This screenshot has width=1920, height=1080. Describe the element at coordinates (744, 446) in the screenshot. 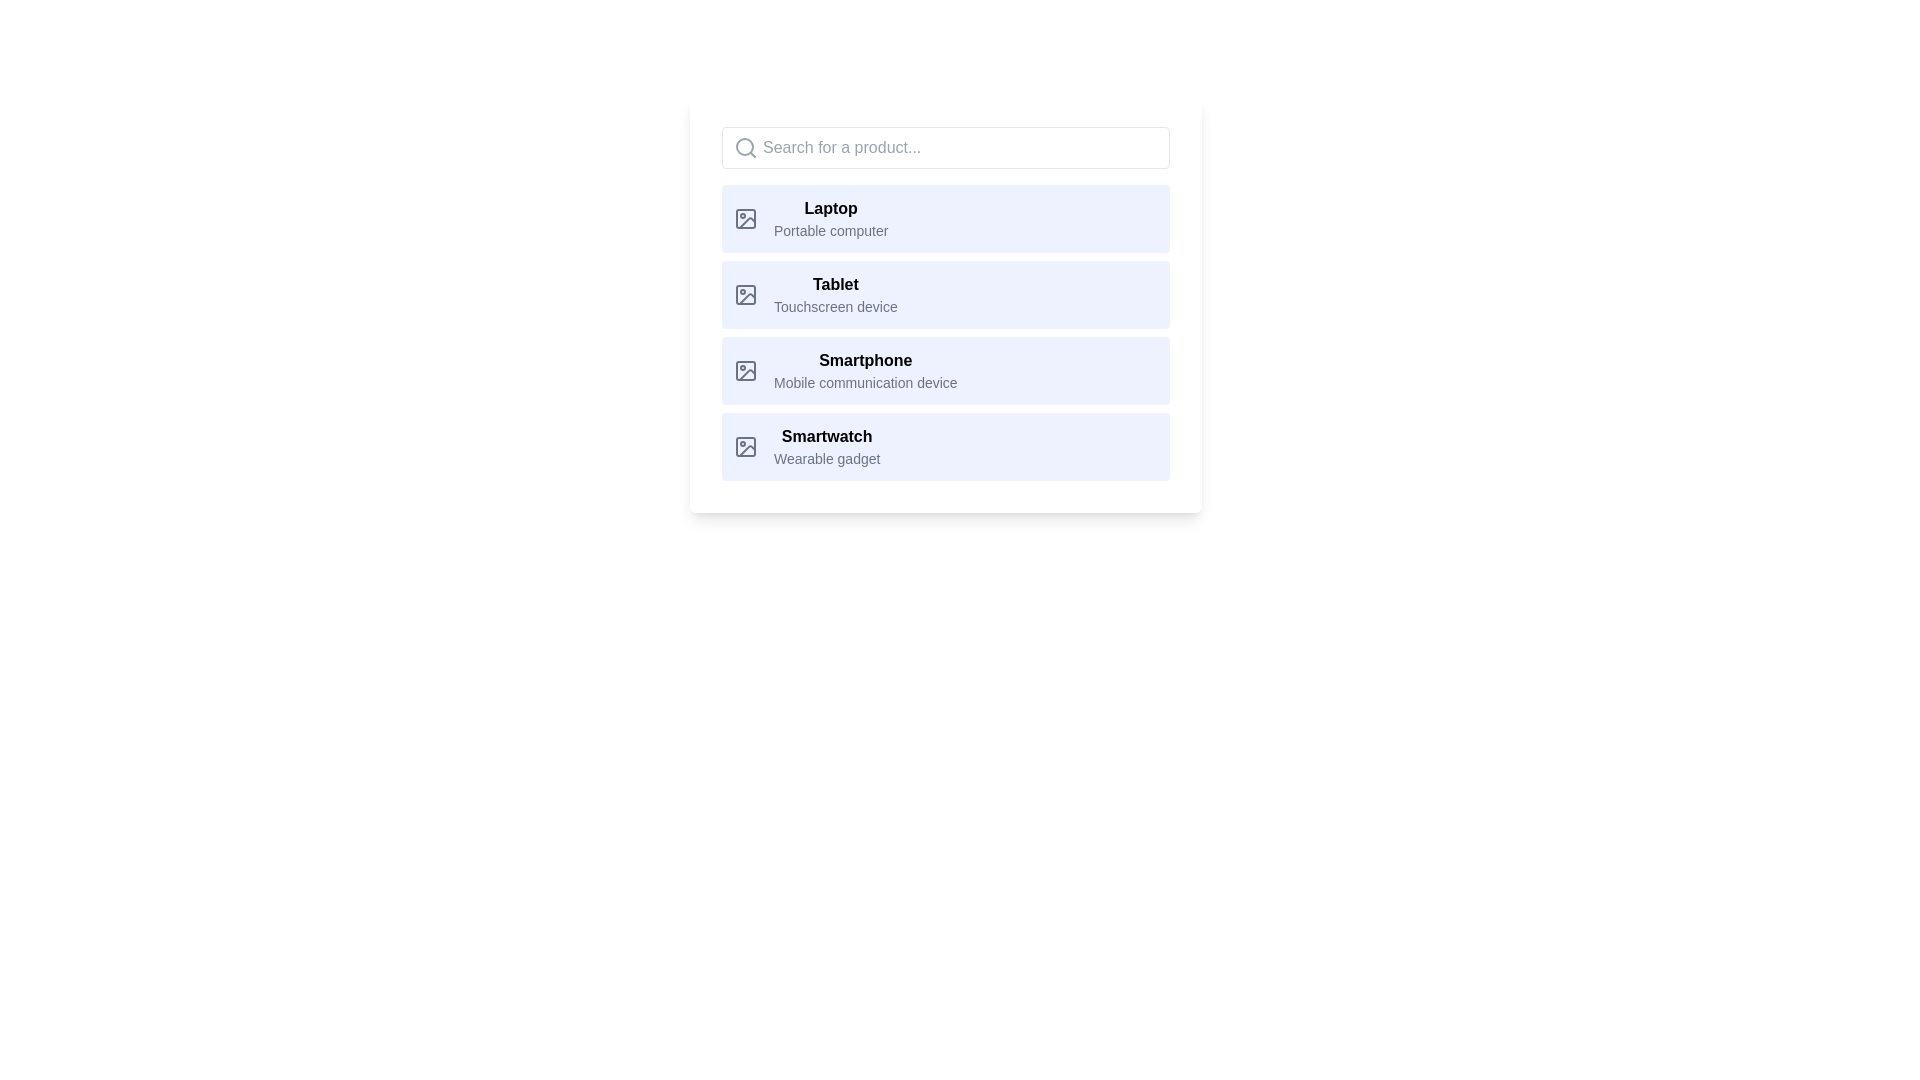

I see `the gray, minimalistic icon resembling a picture frame with a round corner, located to the left of the 'Smartwatch' text block in the fourth row of a vertically stacked list` at that location.